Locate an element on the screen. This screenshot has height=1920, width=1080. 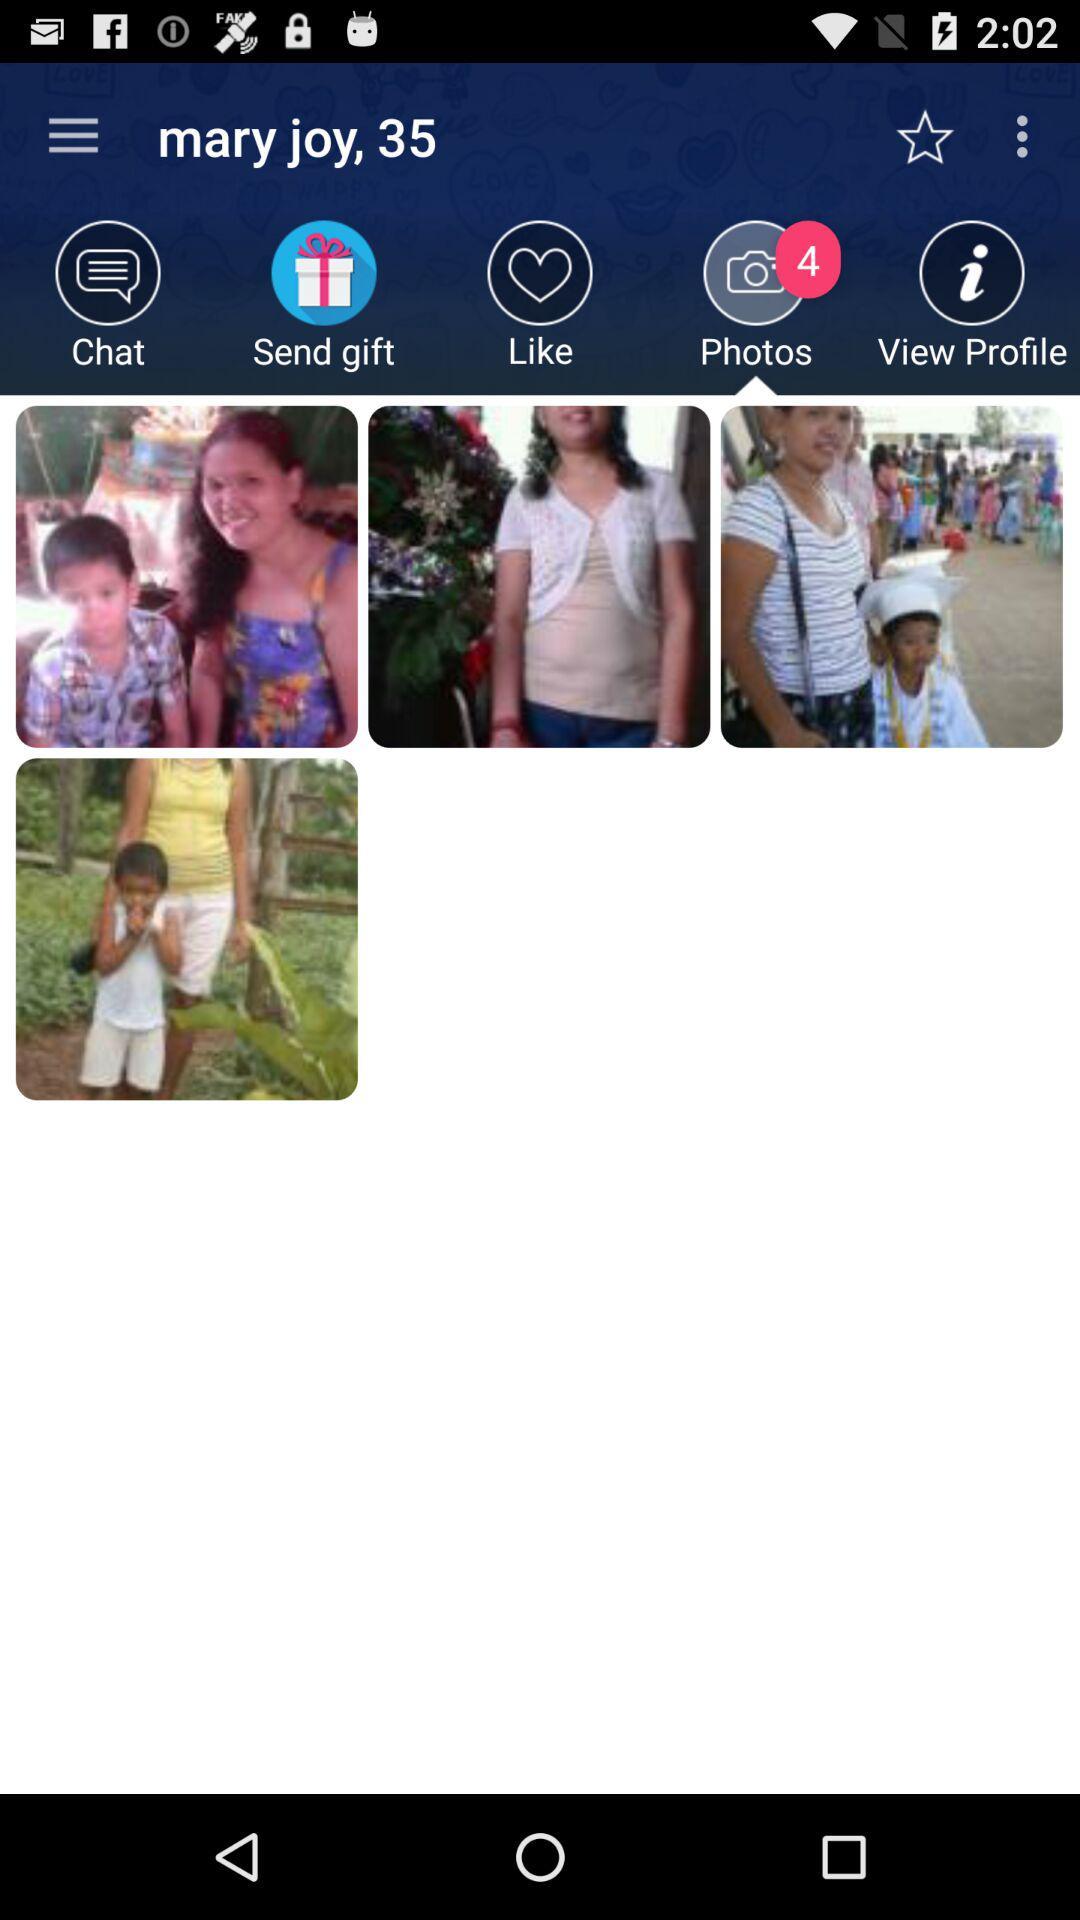
the icon above chat icon is located at coordinates (72, 135).